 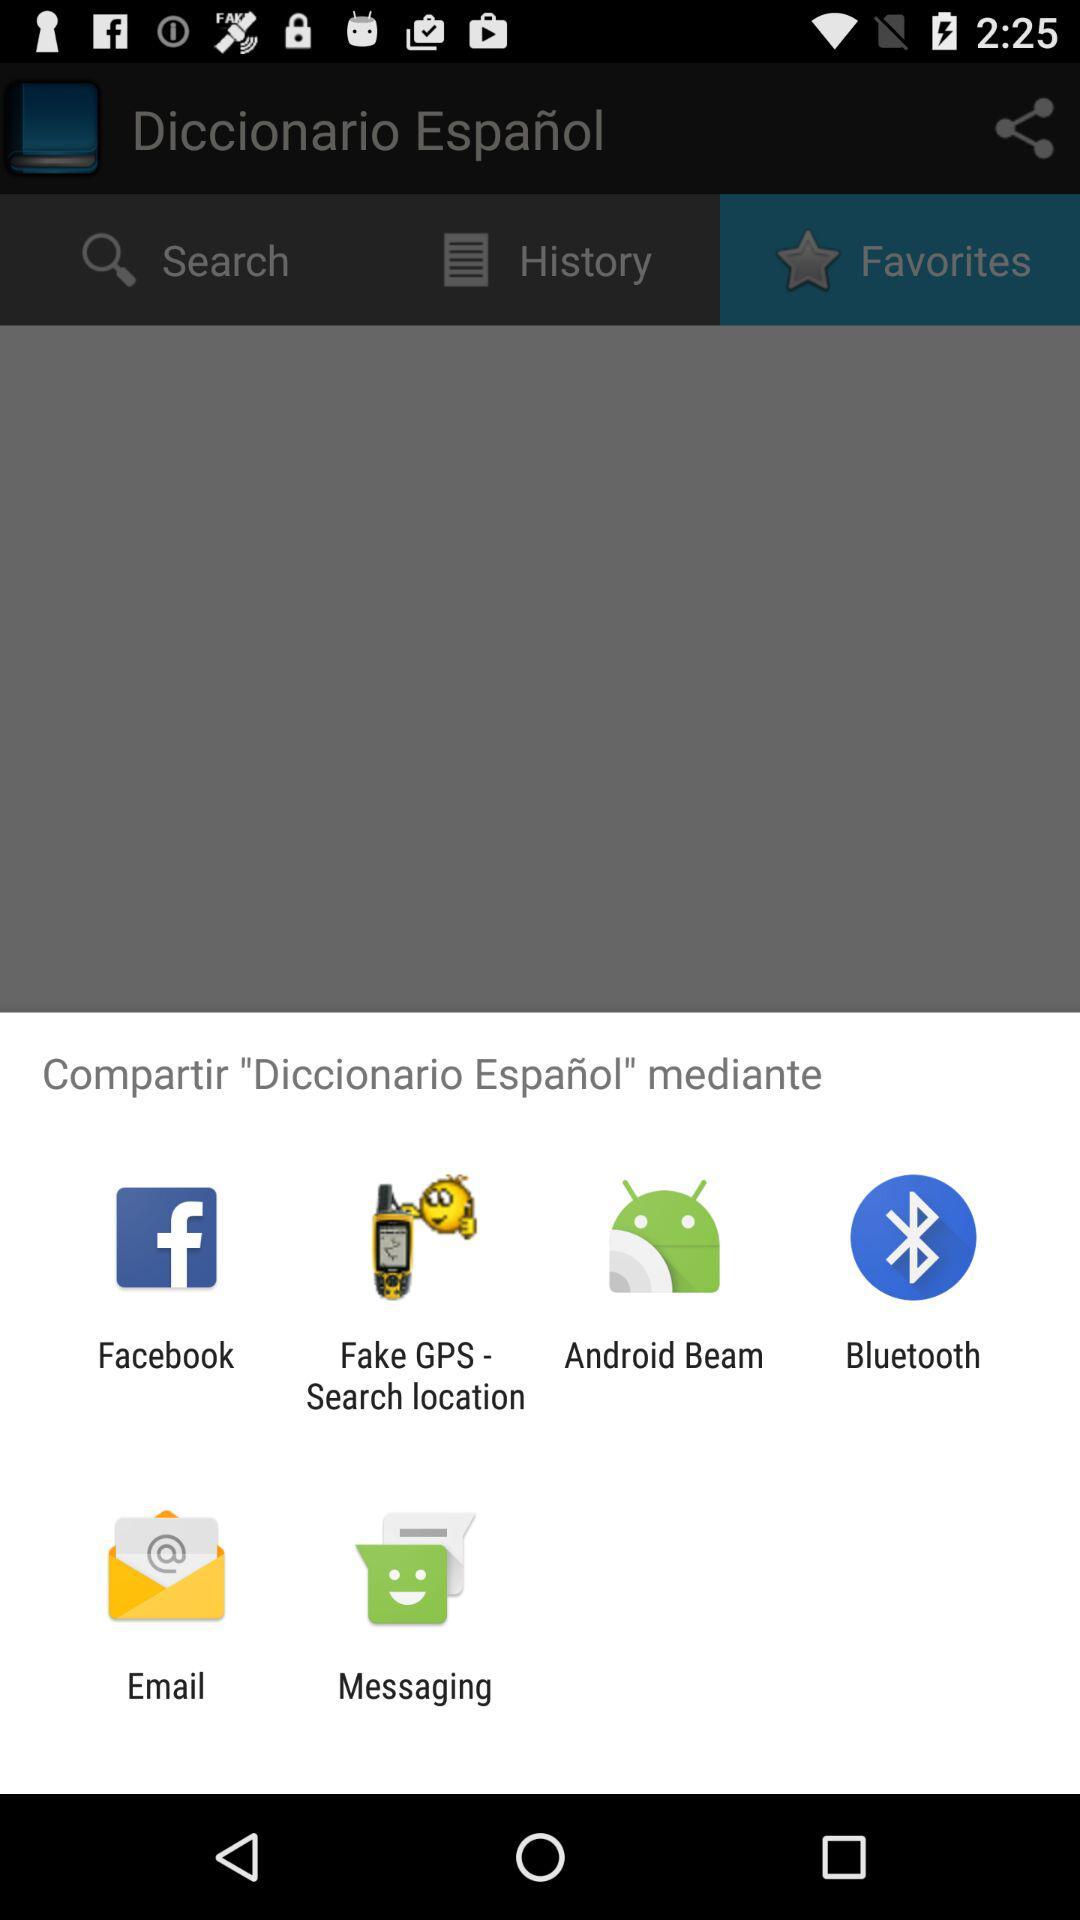 What do you see at coordinates (414, 1374) in the screenshot?
I see `the fake gps search item` at bounding box center [414, 1374].